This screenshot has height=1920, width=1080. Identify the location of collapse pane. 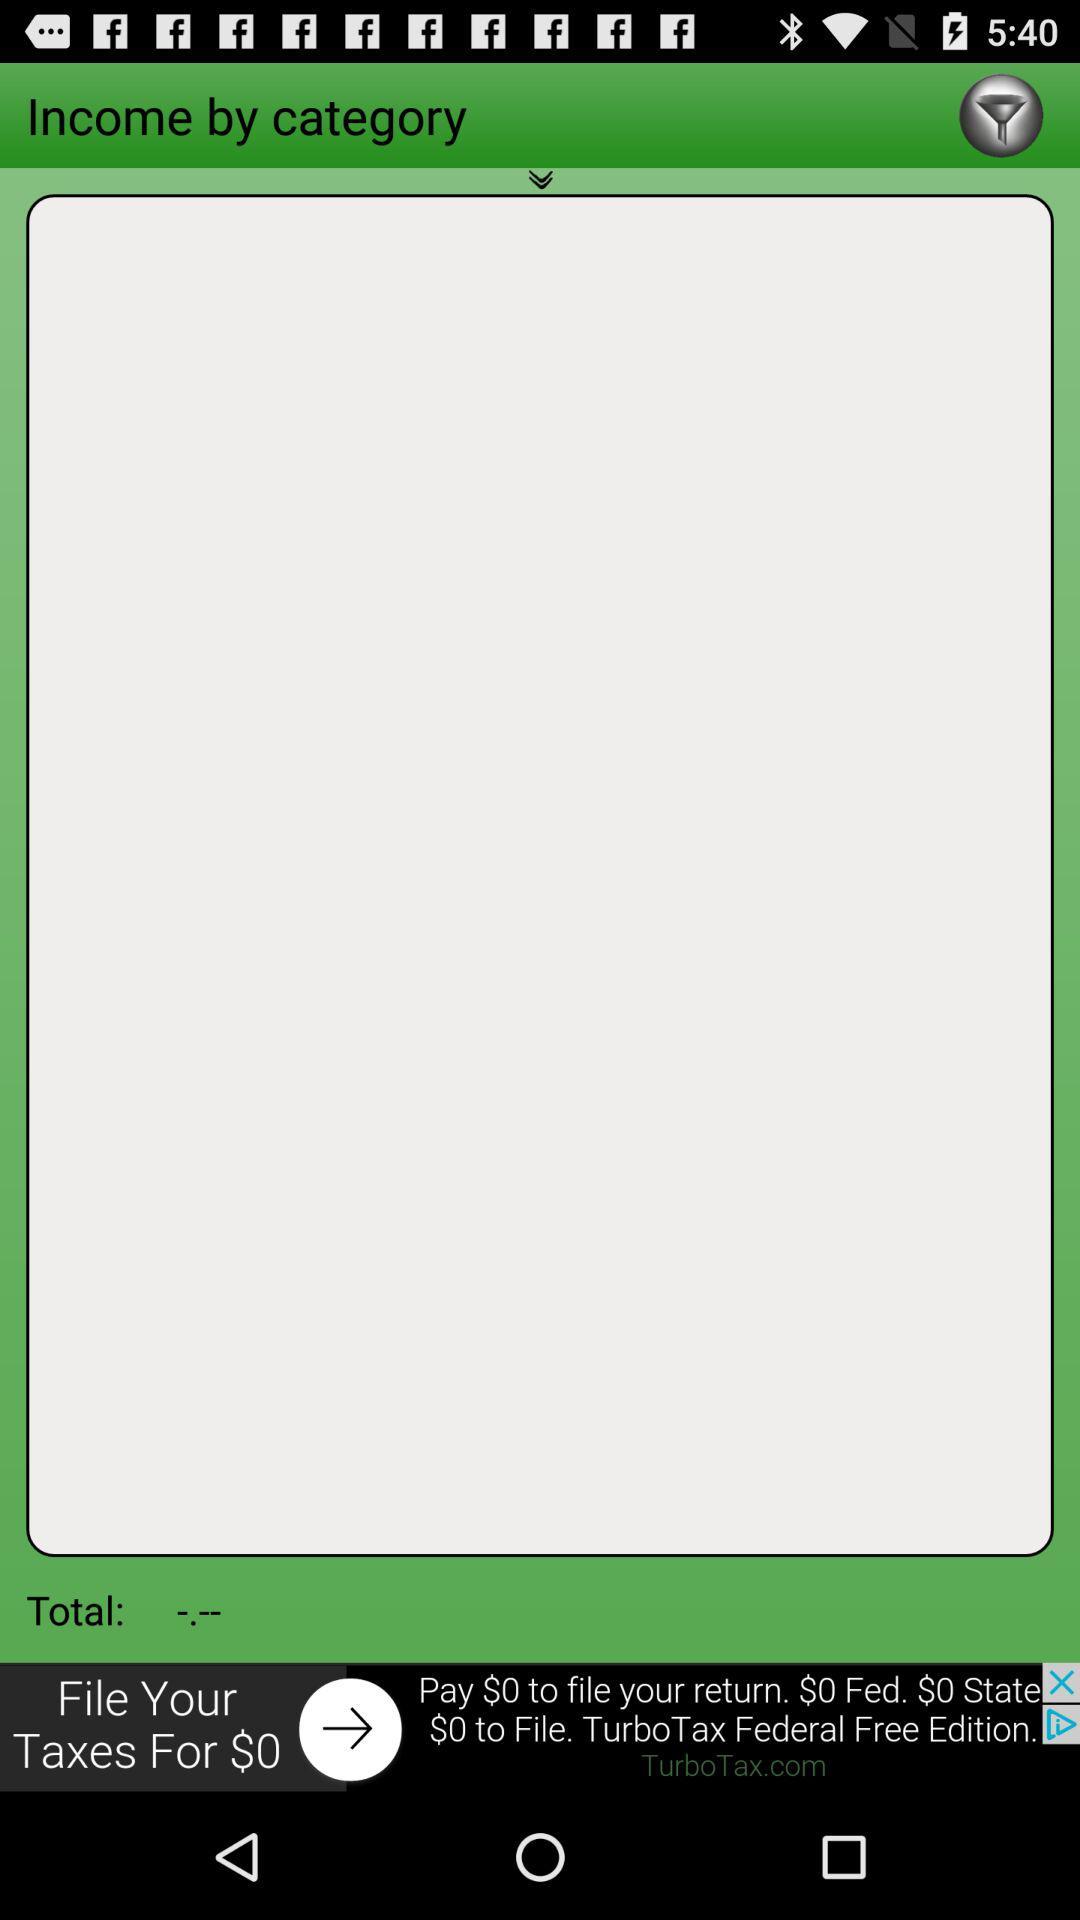
(540, 191).